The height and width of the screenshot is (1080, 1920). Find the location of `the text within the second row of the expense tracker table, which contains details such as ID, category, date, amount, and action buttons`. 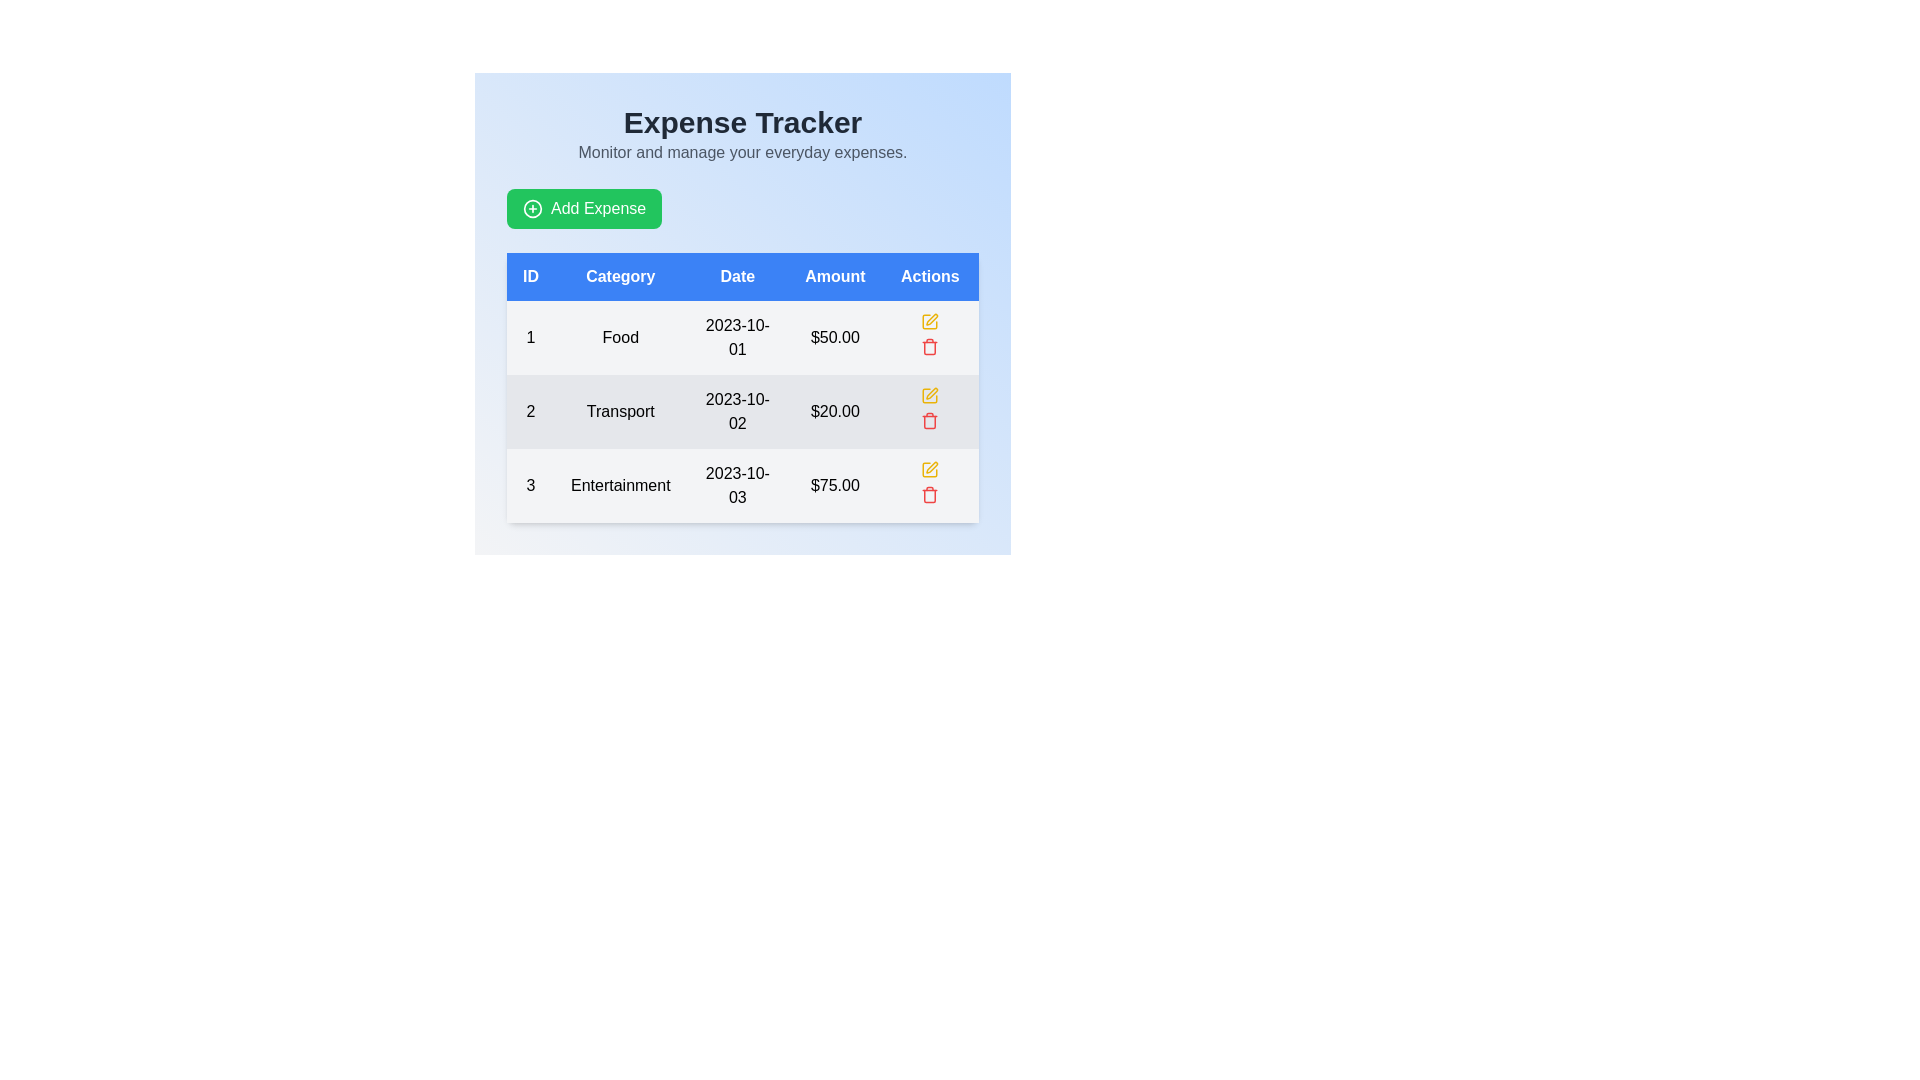

the text within the second row of the expense tracker table, which contains details such as ID, category, date, amount, and action buttons is located at coordinates (742, 388).